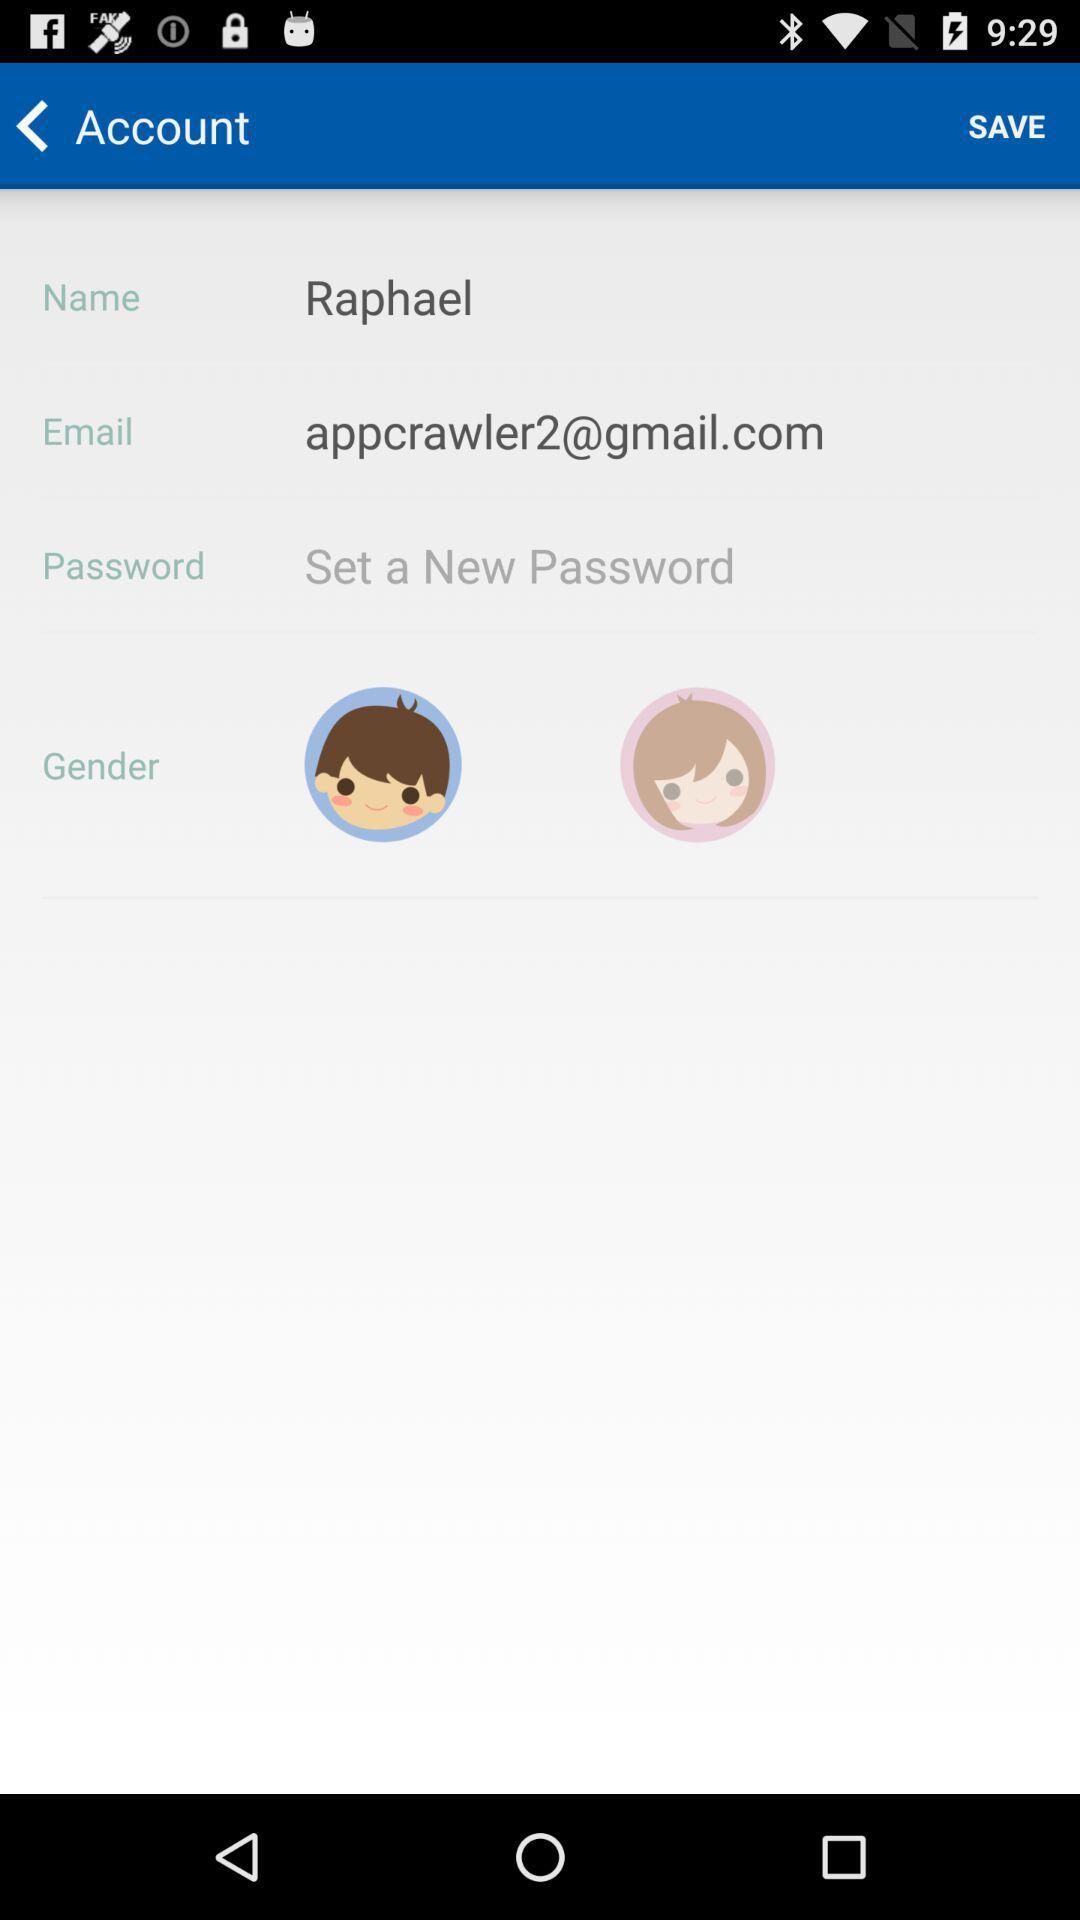  Describe the element at coordinates (578, 564) in the screenshot. I see `set a new password` at that location.